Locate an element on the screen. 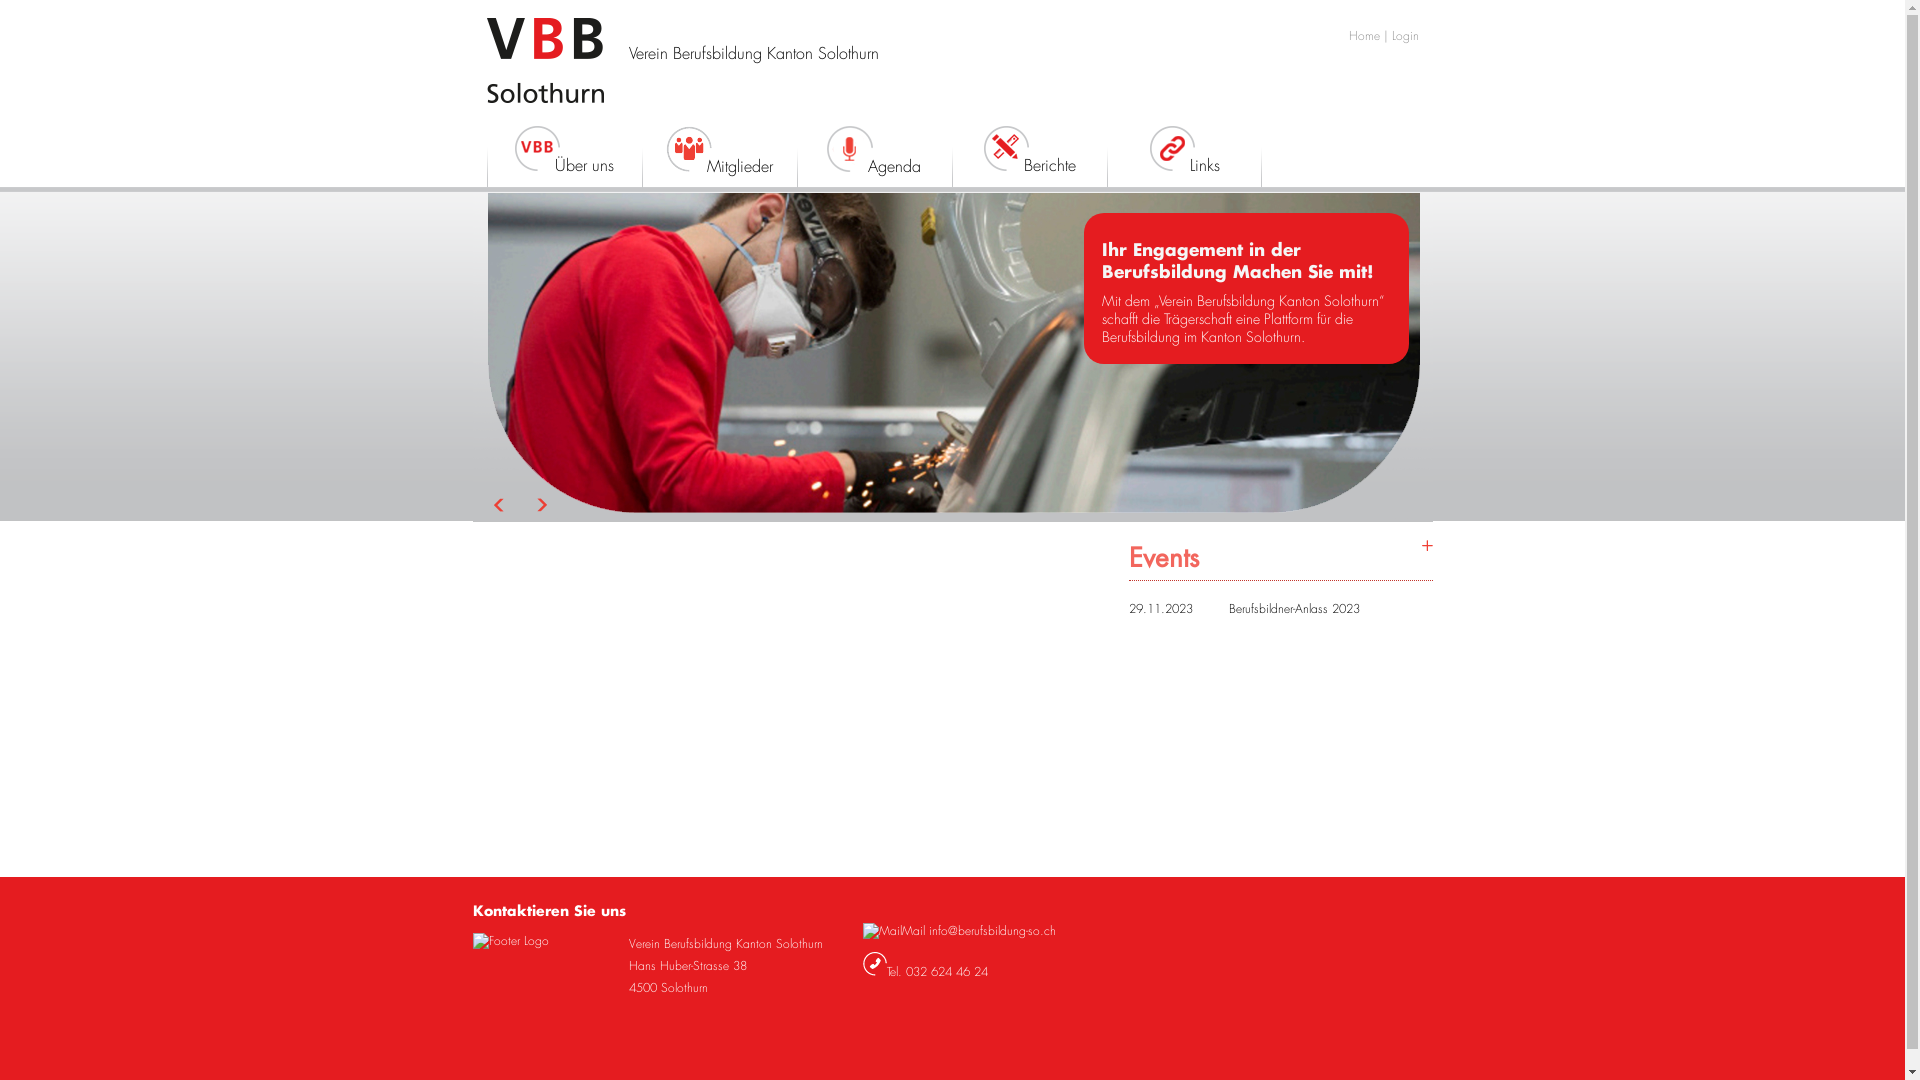  'Home' is located at coordinates (1348, 35).